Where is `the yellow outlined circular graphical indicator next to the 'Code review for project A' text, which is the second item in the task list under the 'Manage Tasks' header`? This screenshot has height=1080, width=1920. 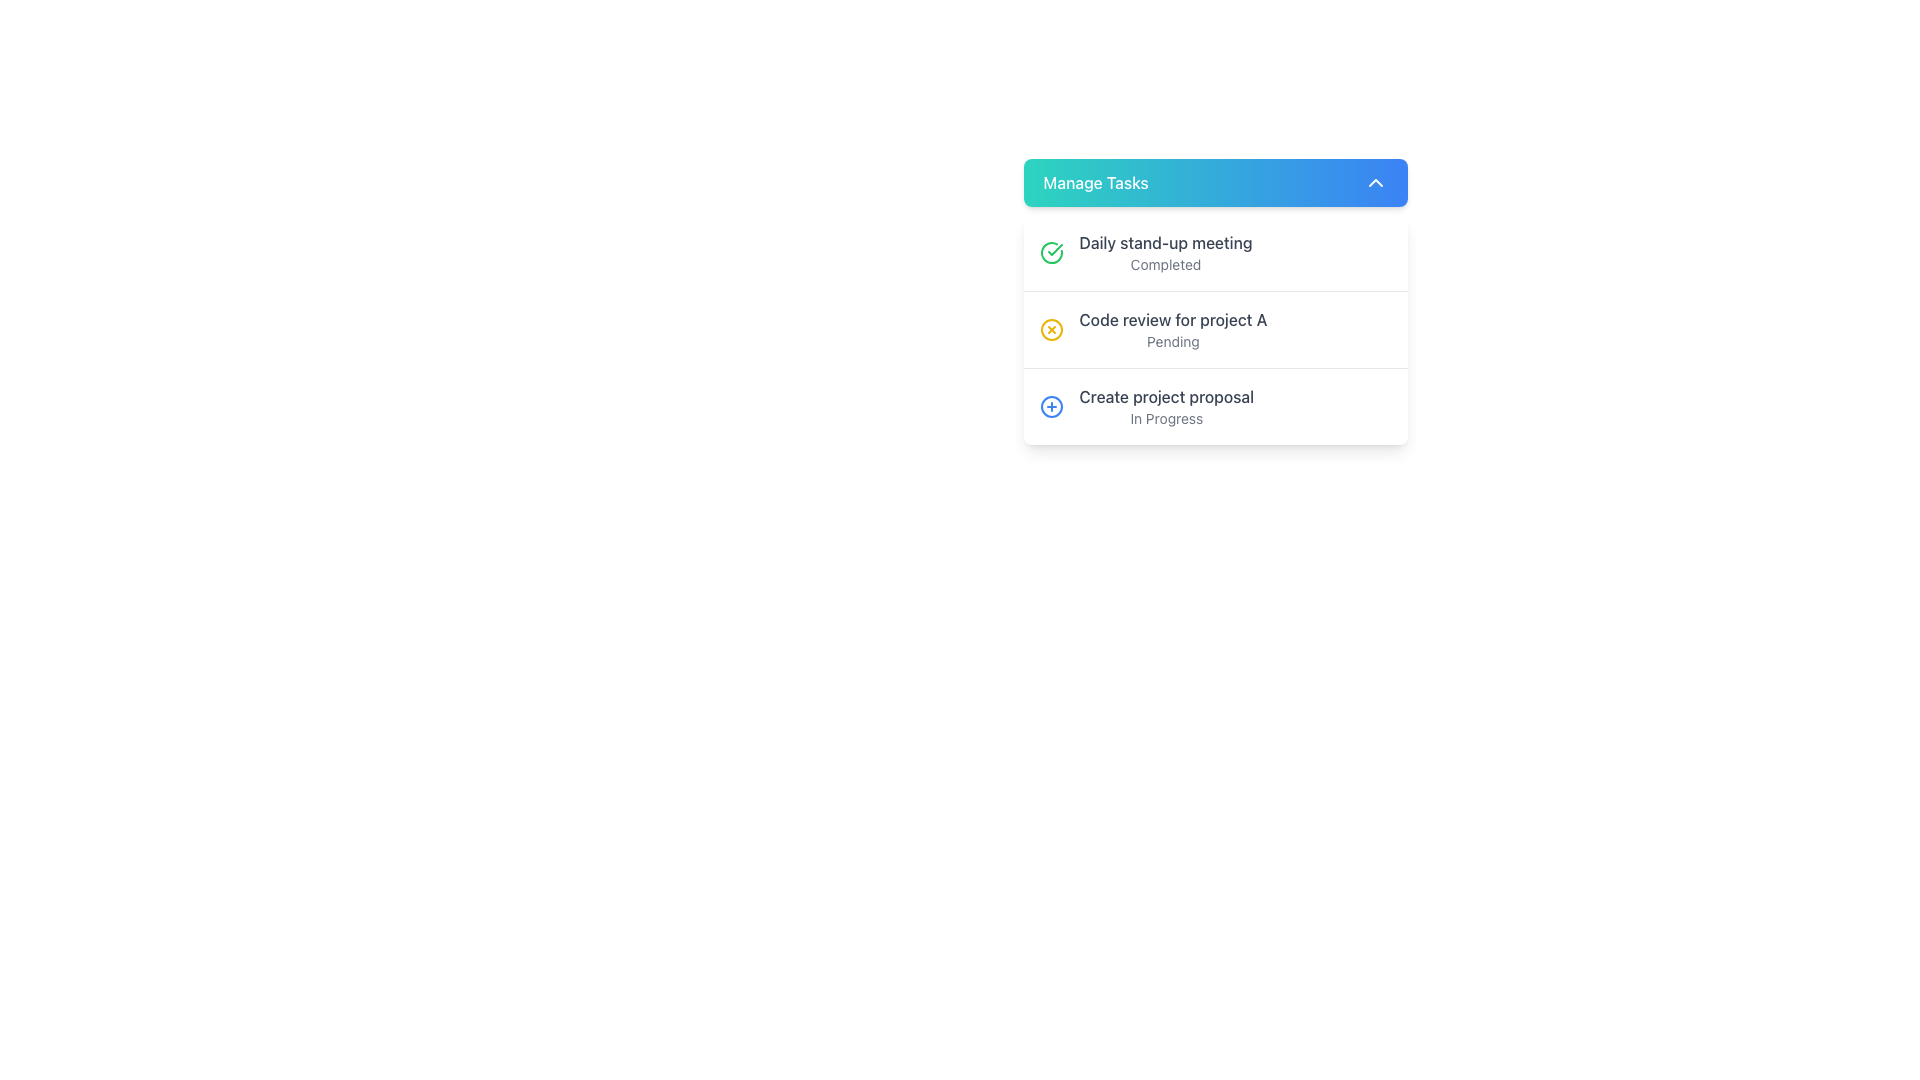
the yellow outlined circular graphical indicator next to the 'Code review for project A' text, which is the second item in the task list under the 'Manage Tasks' header is located at coordinates (1050, 329).